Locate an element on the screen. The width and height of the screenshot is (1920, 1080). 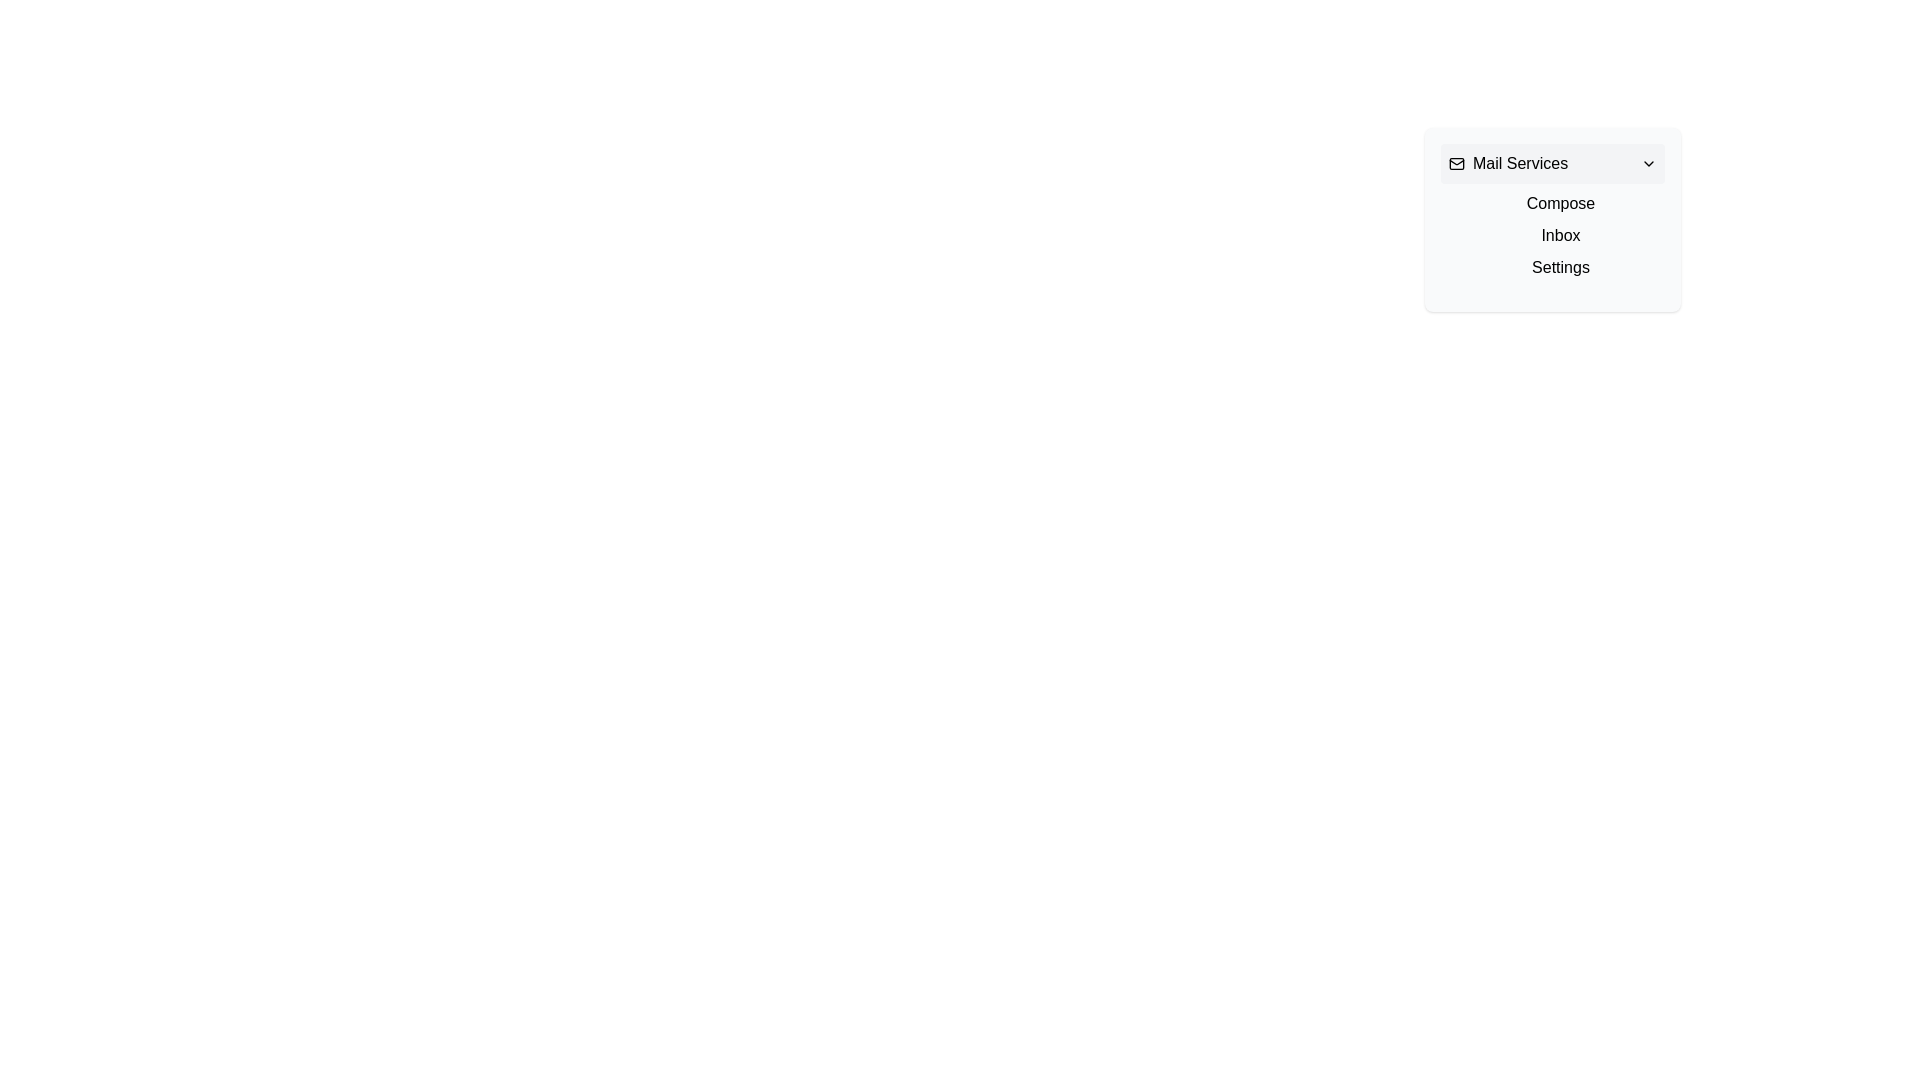
the Chevron-down icon located to the far right of the 'Mail Services' header is located at coordinates (1649, 163).